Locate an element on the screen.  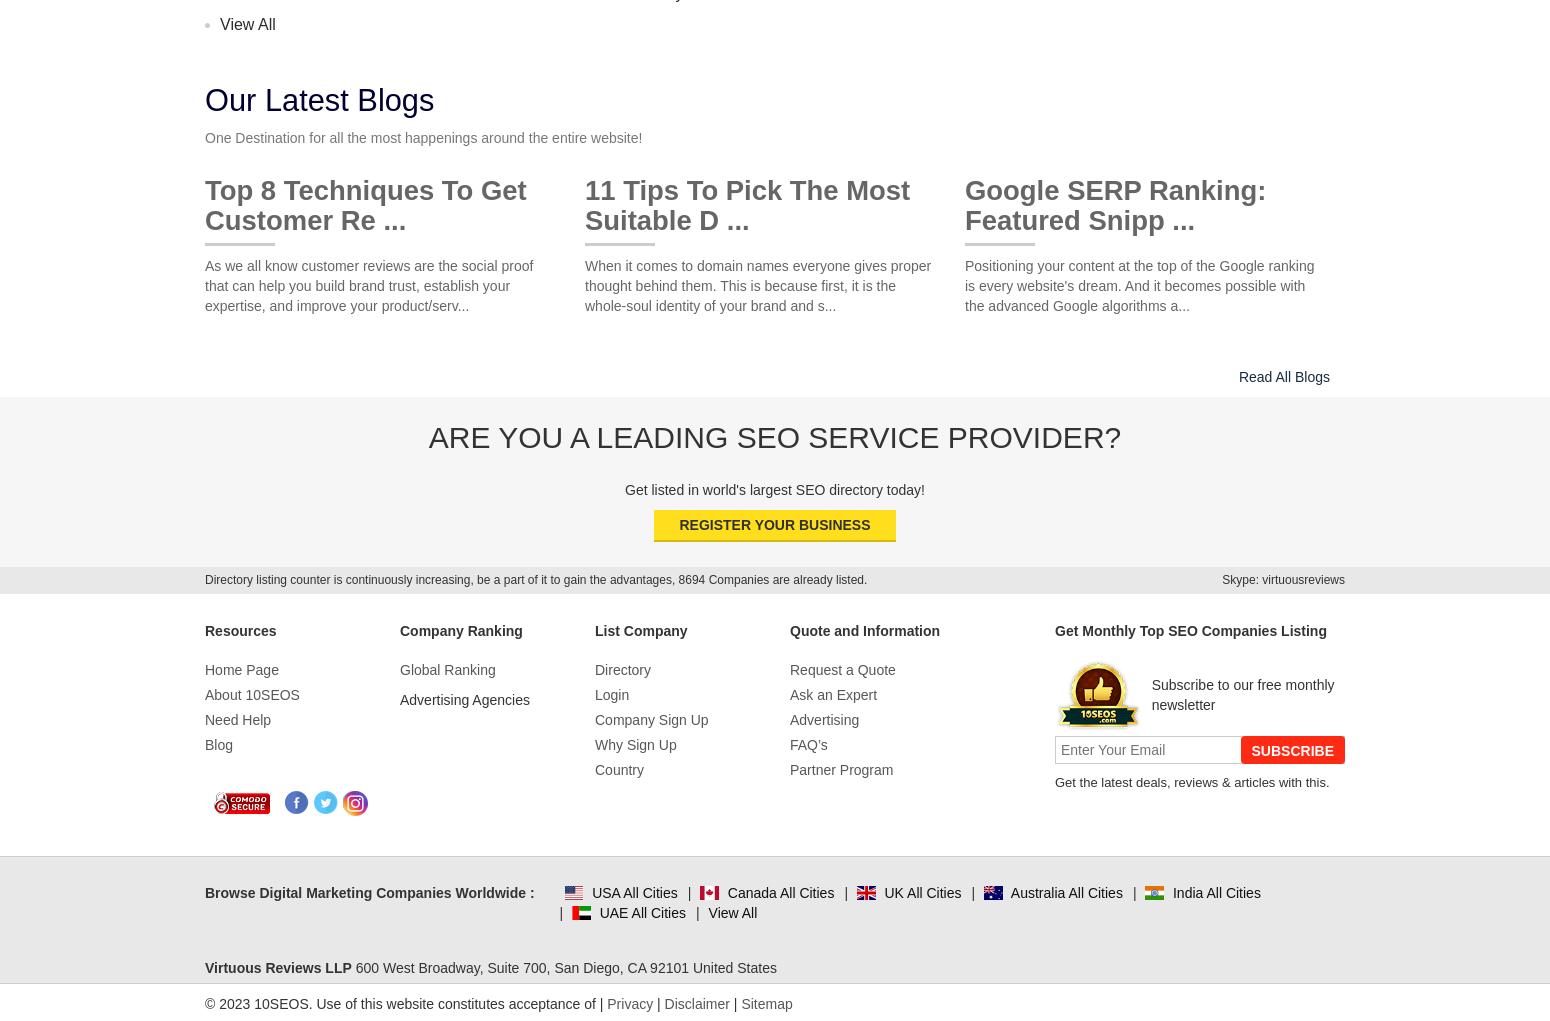
'One Destination for all the most happenings around the entire website!' is located at coordinates (204, 138).